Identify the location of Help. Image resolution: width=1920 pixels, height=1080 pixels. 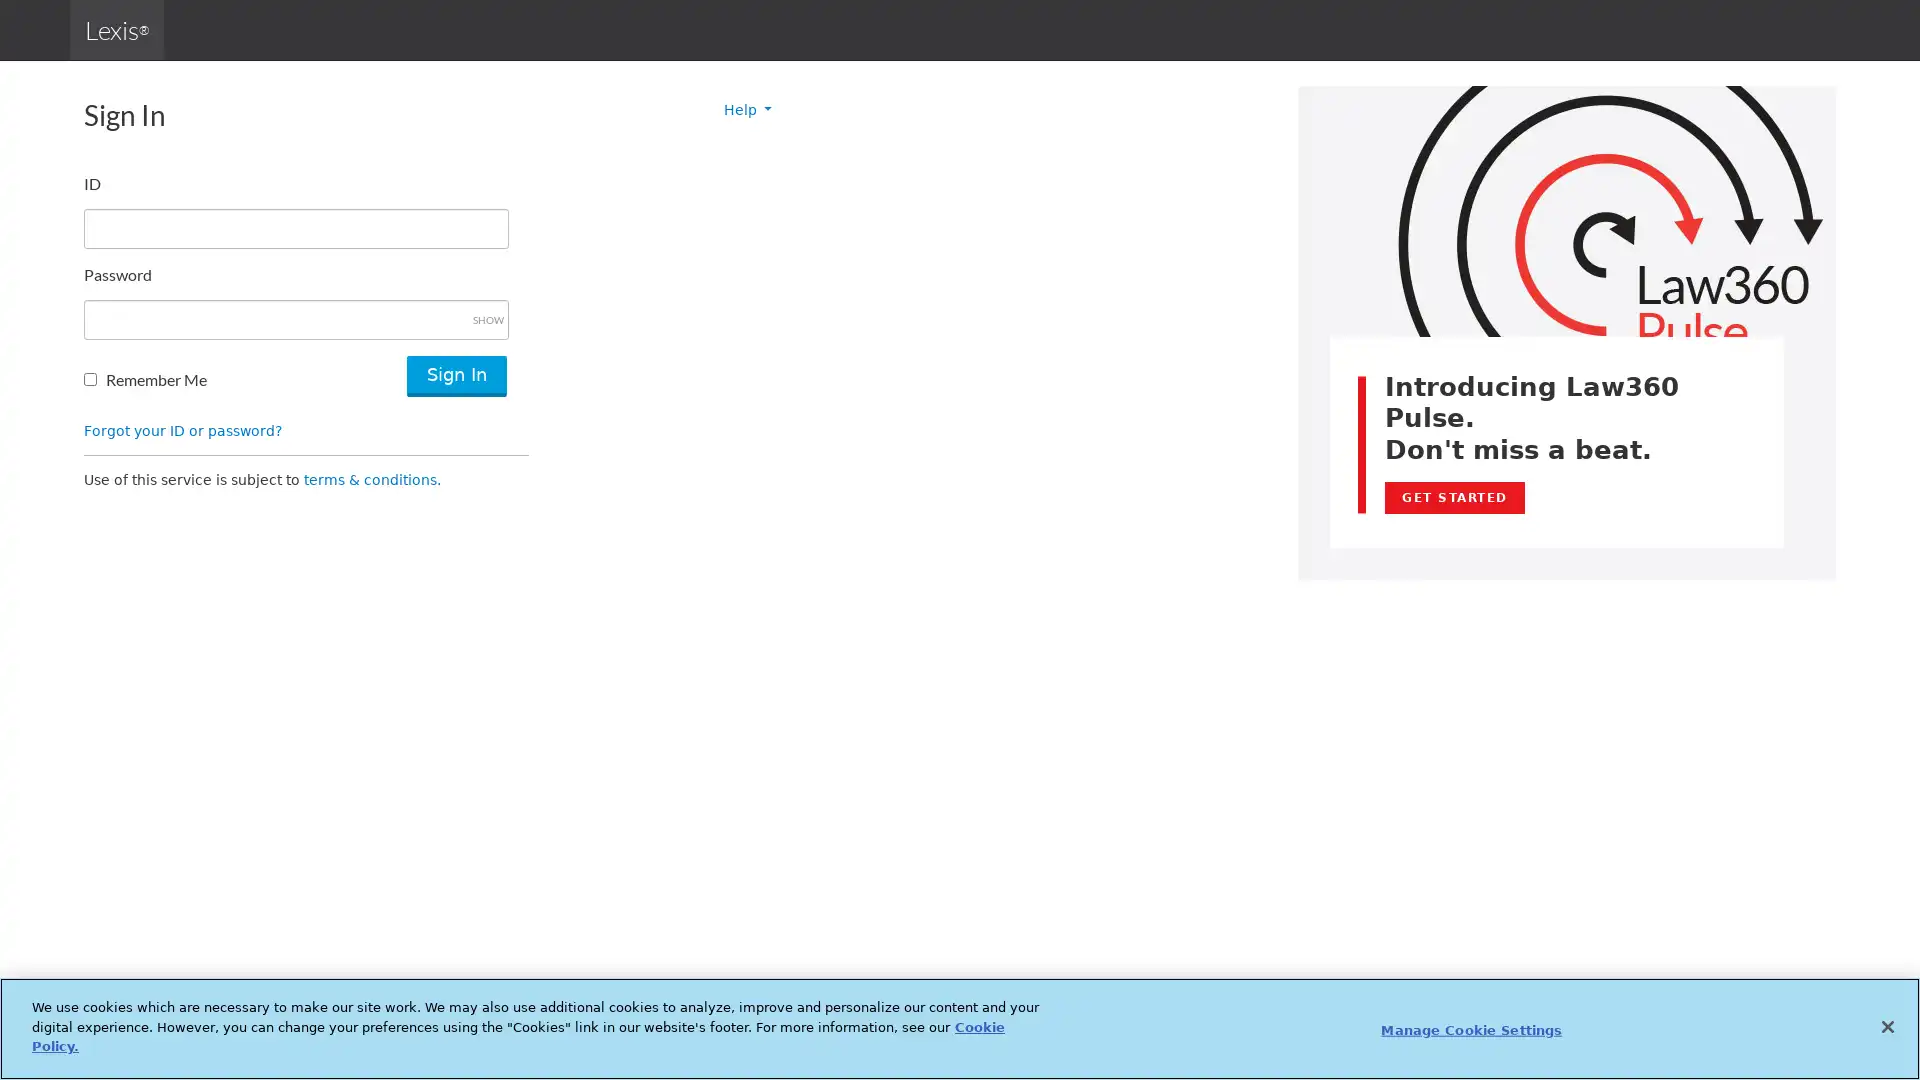
(747, 110).